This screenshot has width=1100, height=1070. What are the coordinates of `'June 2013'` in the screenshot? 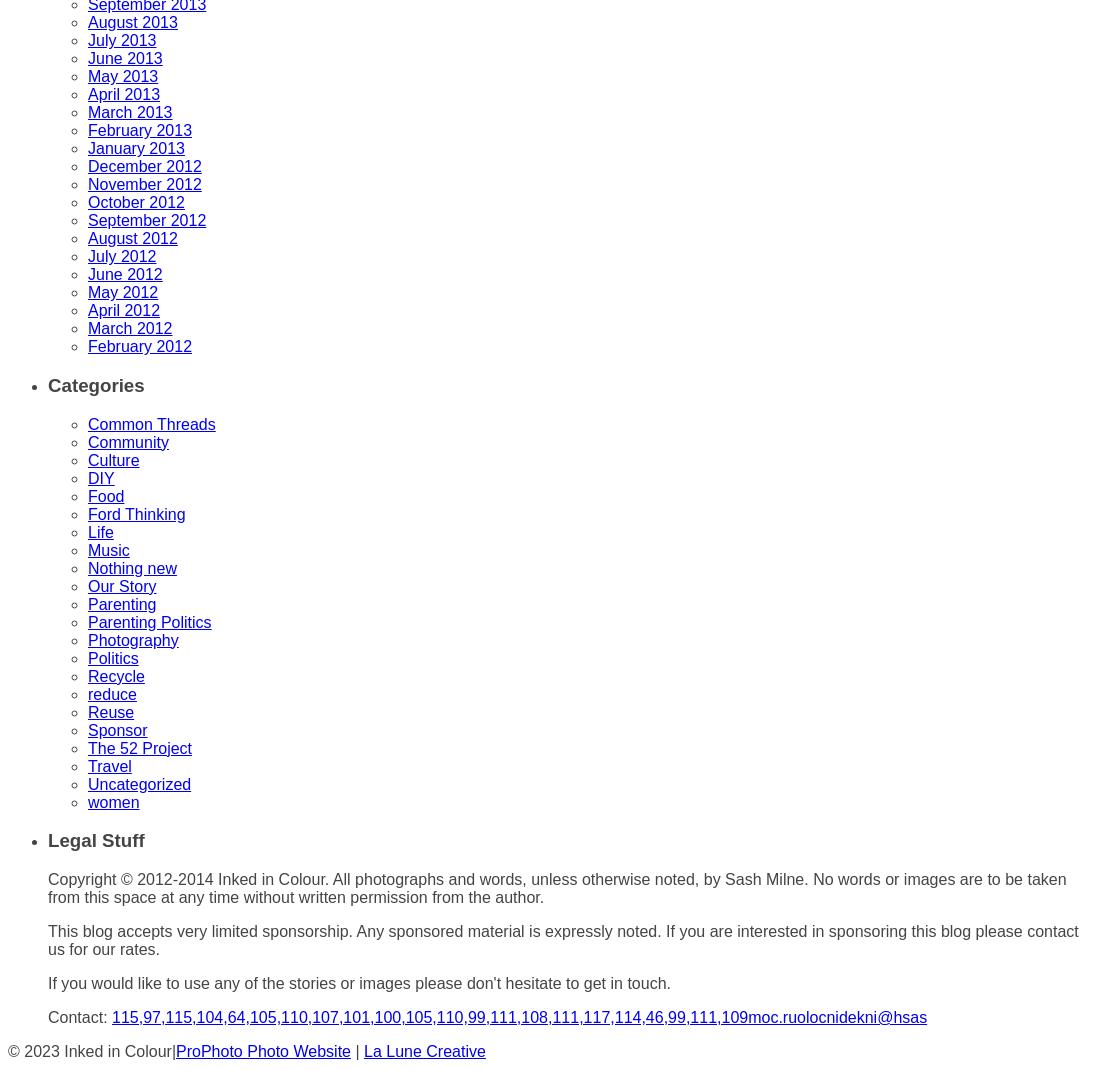 It's located at (124, 57).